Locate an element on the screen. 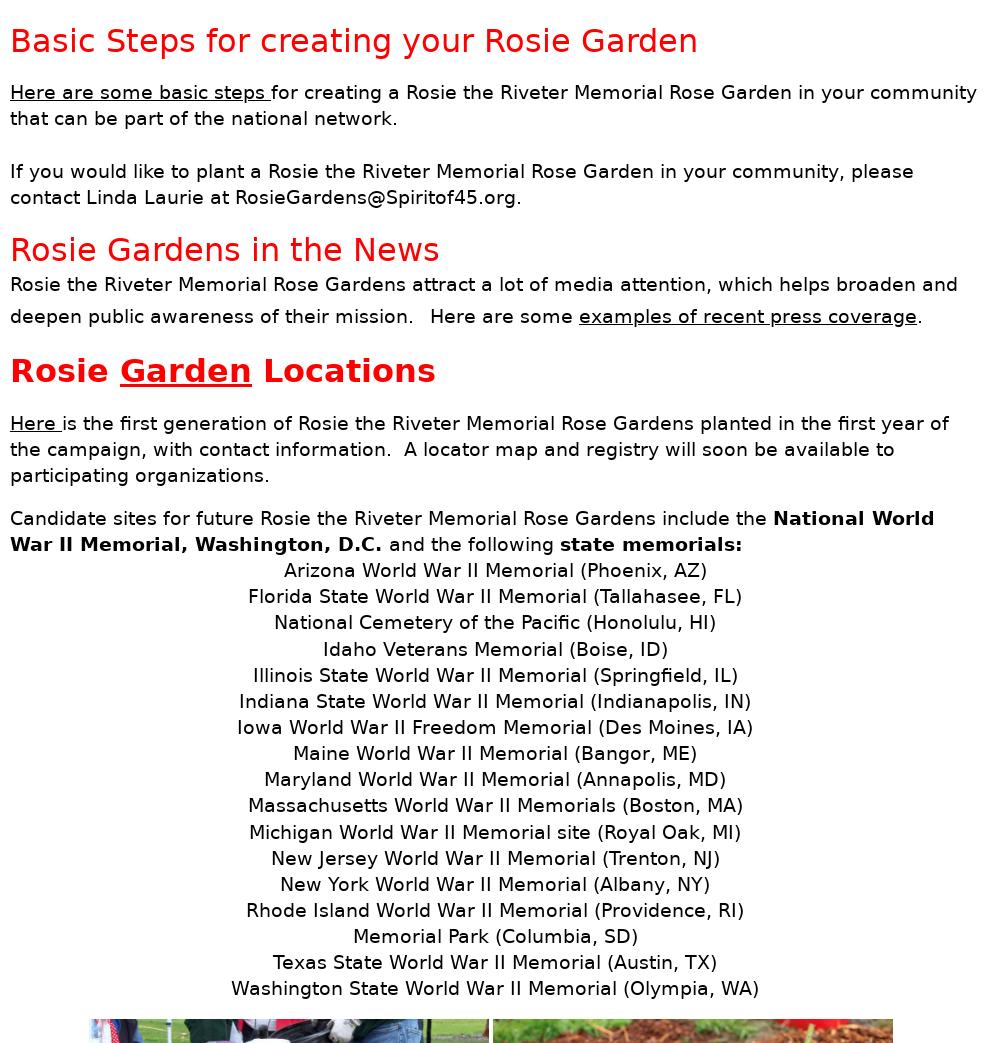  'Rosie' is located at coordinates (65, 369).